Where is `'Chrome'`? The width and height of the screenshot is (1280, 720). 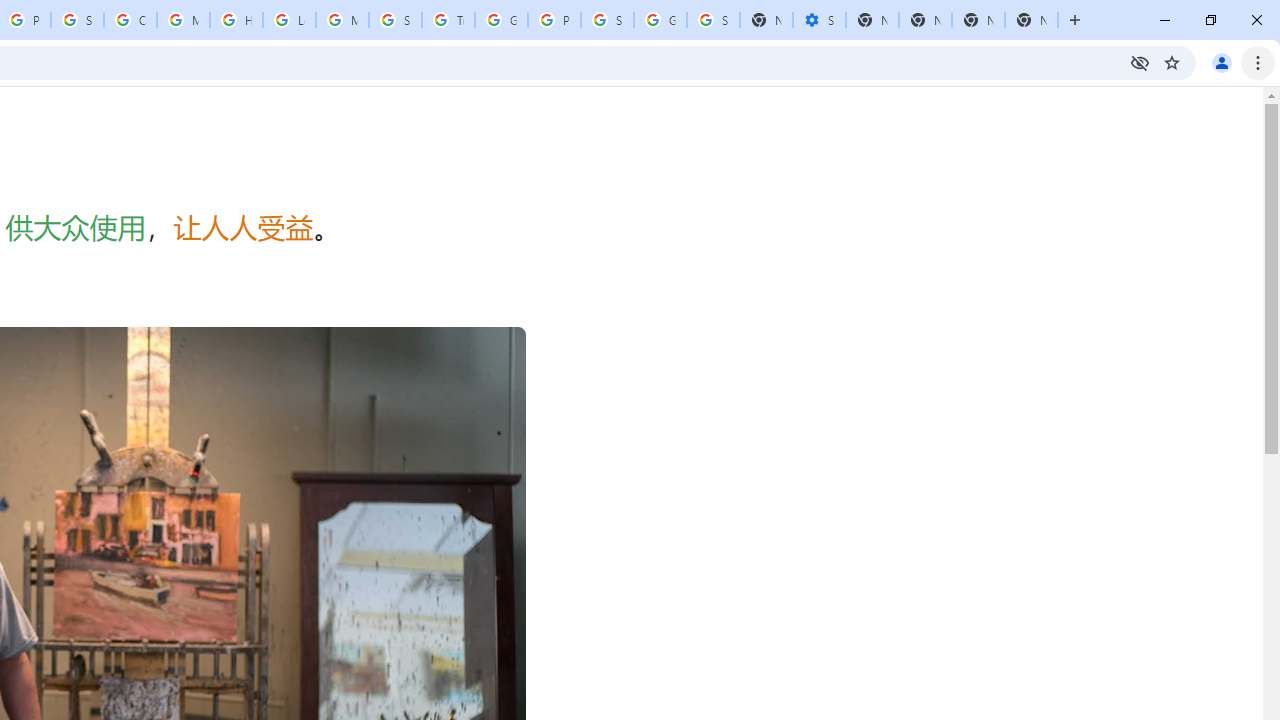
'Chrome' is located at coordinates (1259, 61).